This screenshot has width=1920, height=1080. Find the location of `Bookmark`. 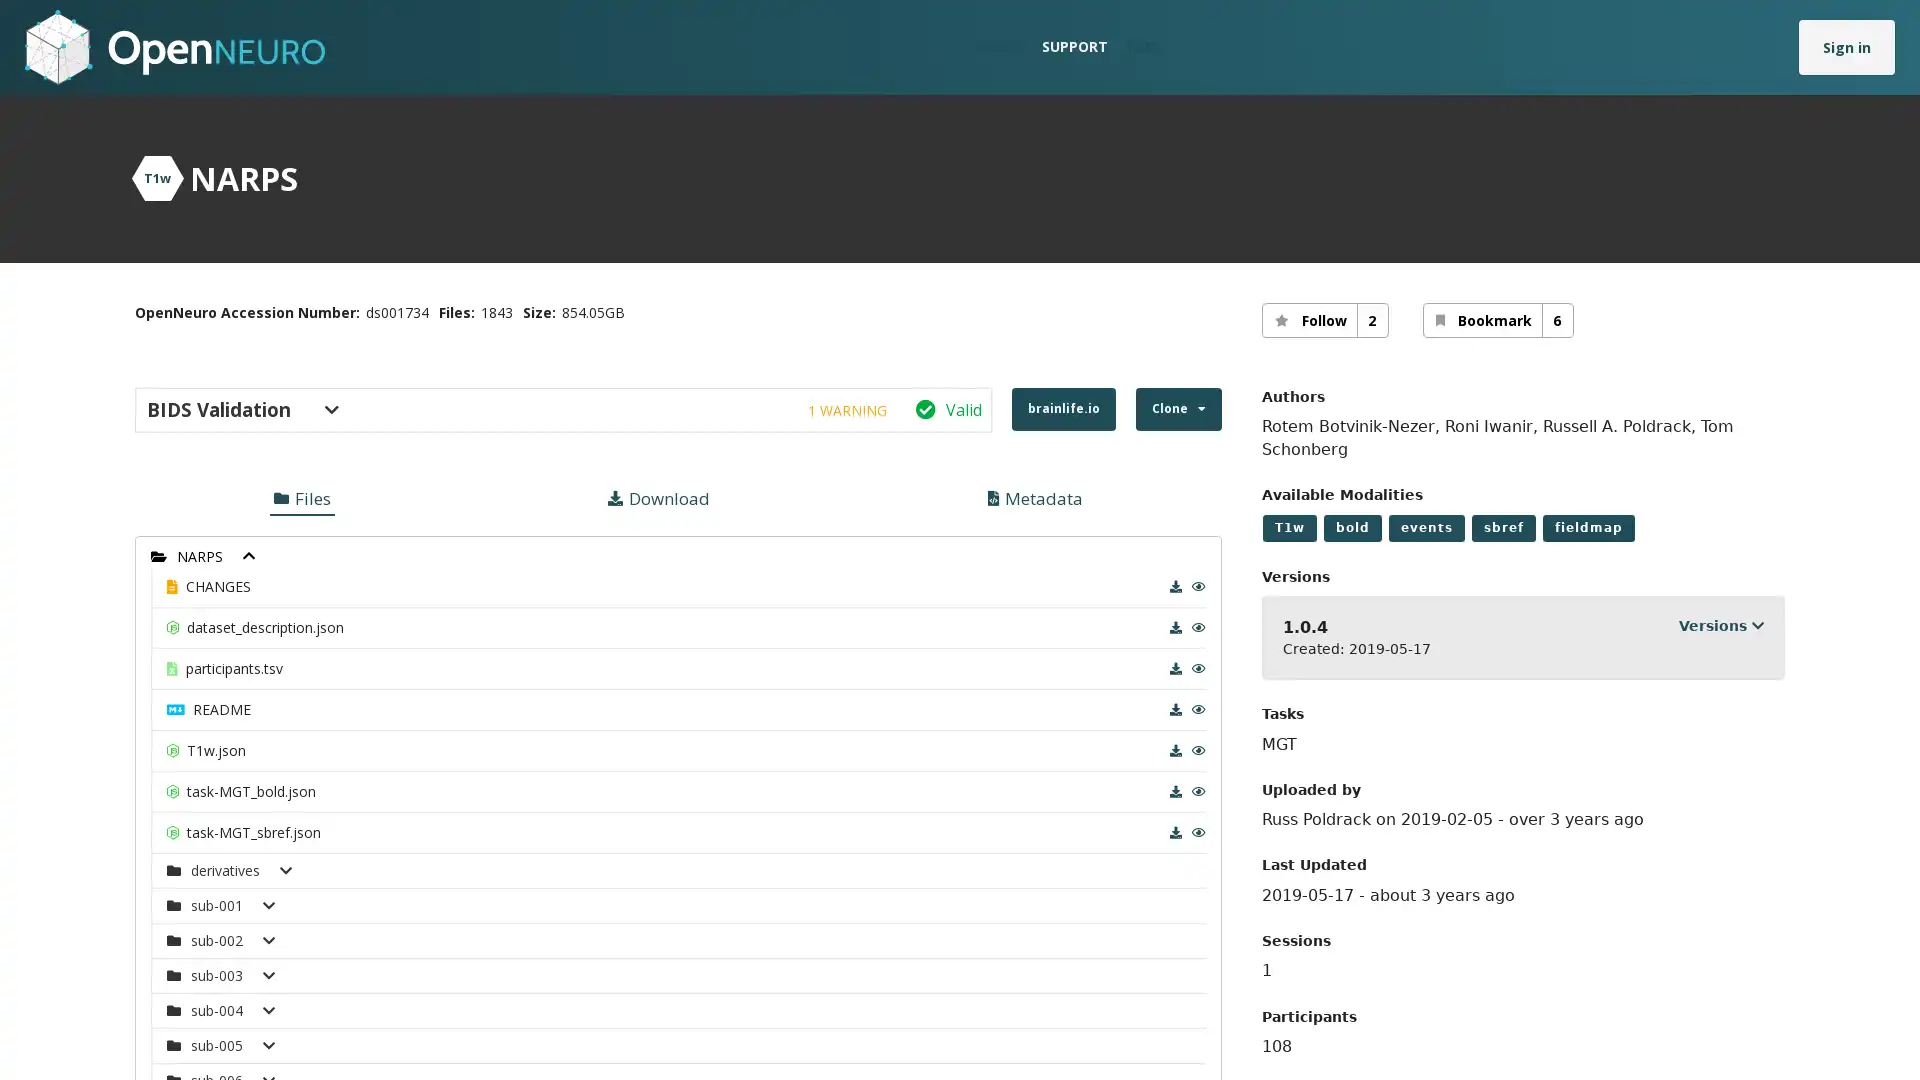

Bookmark is located at coordinates (1497, 319).